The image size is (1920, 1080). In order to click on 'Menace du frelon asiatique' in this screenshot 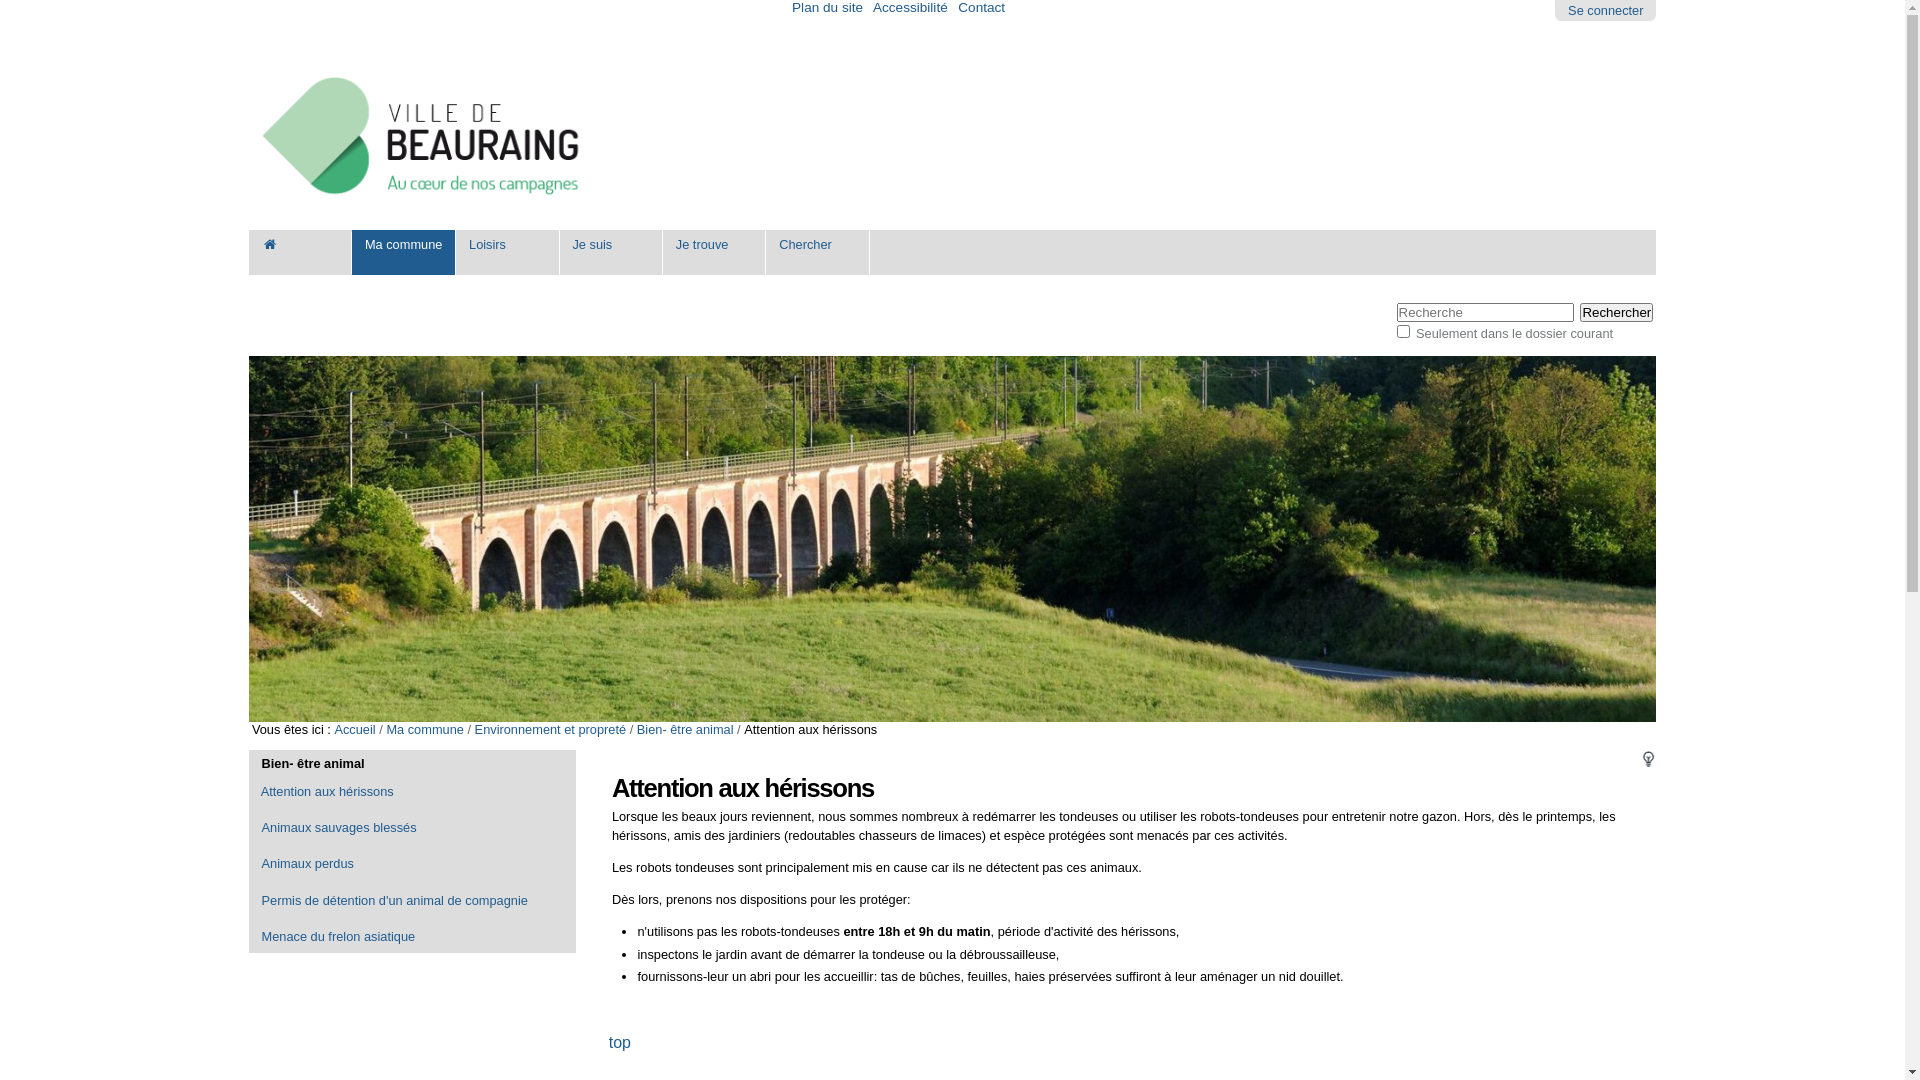, I will do `click(411, 937)`.